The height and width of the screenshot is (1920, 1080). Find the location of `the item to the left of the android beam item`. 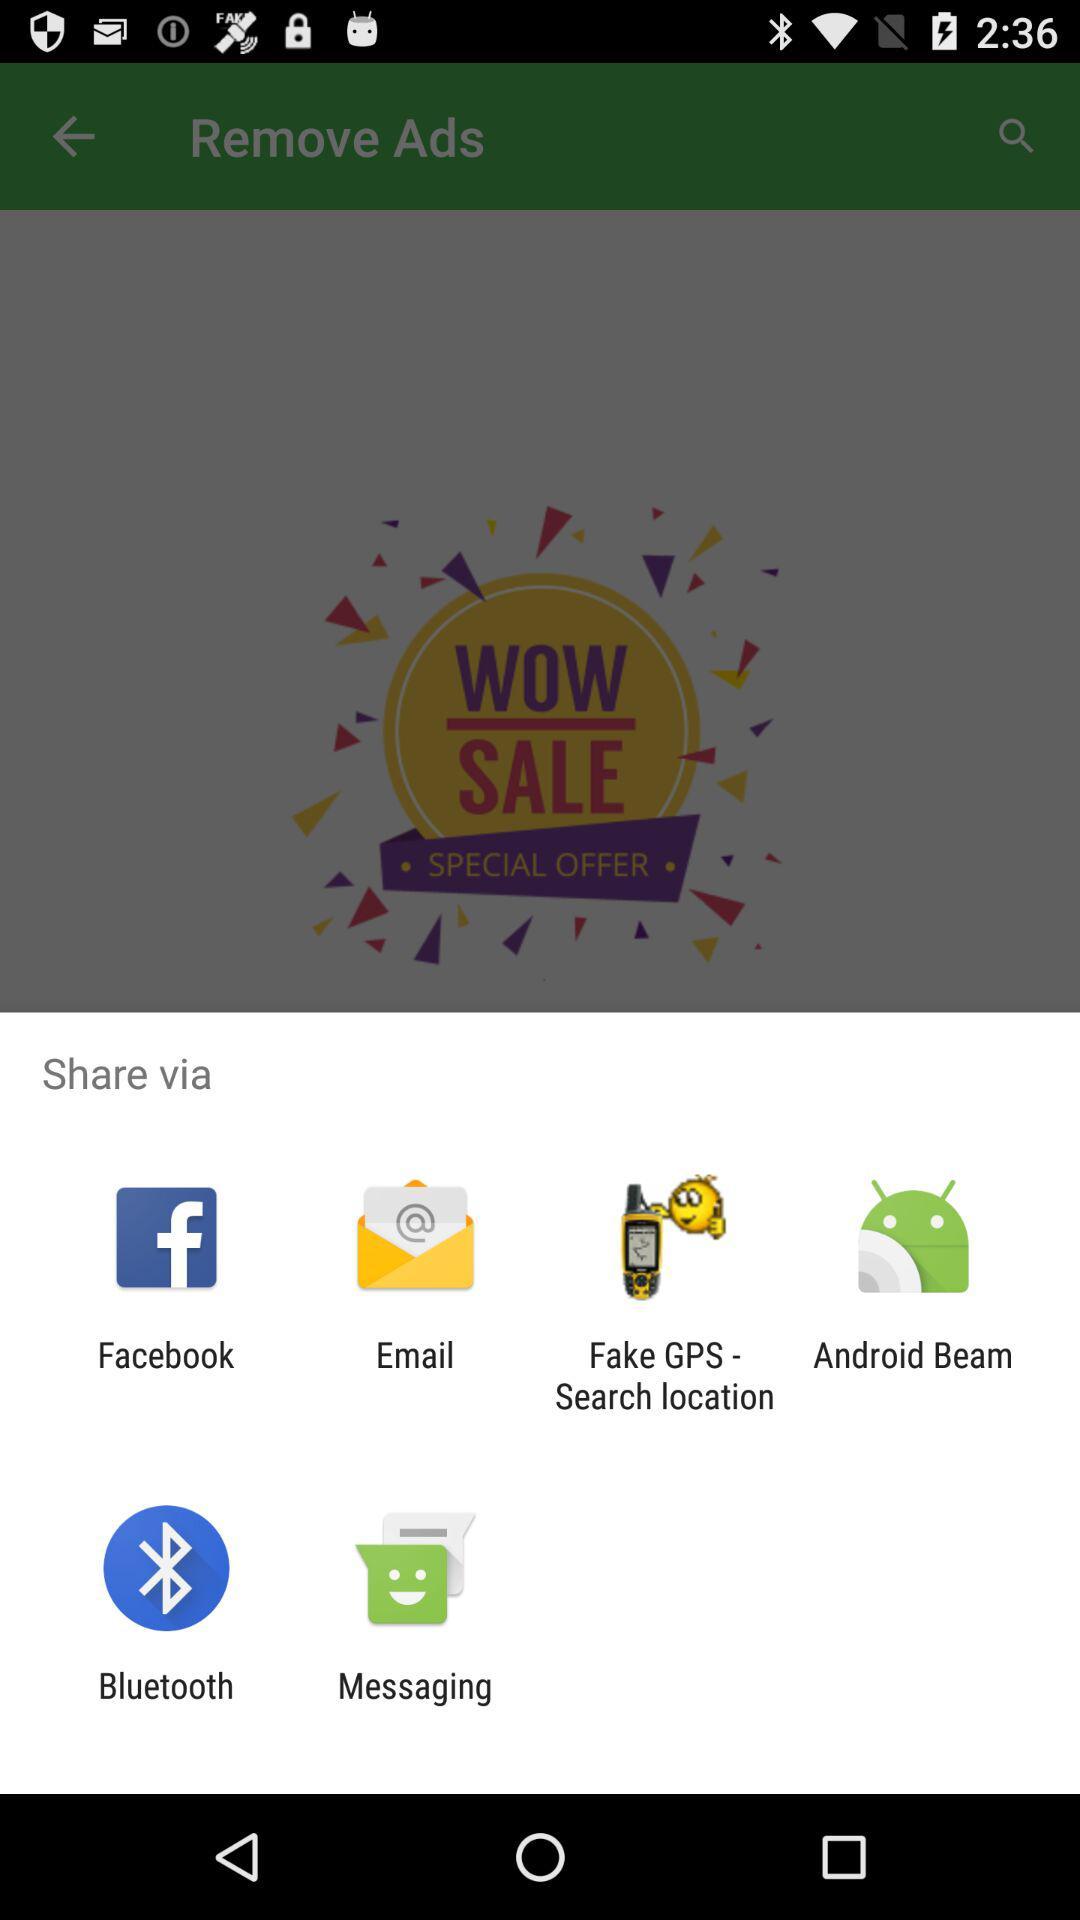

the item to the left of the android beam item is located at coordinates (664, 1374).